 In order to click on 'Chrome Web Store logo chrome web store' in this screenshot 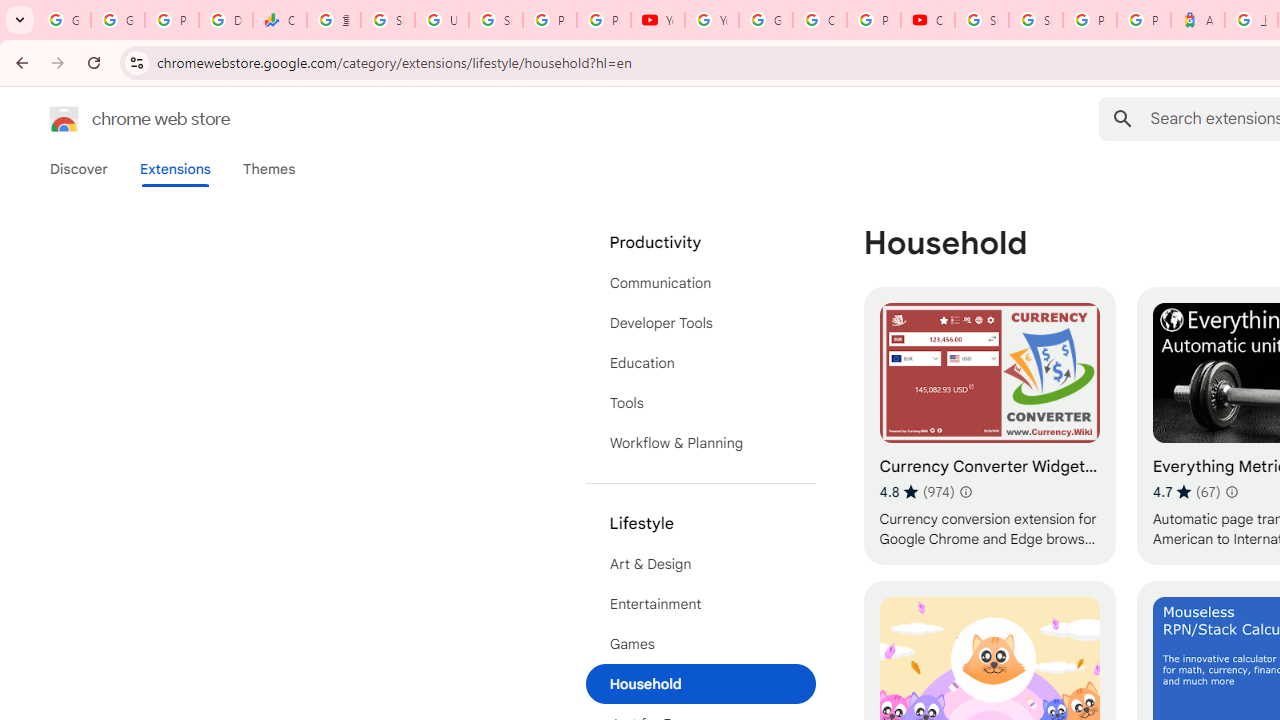, I will do `click(118, 119)`.